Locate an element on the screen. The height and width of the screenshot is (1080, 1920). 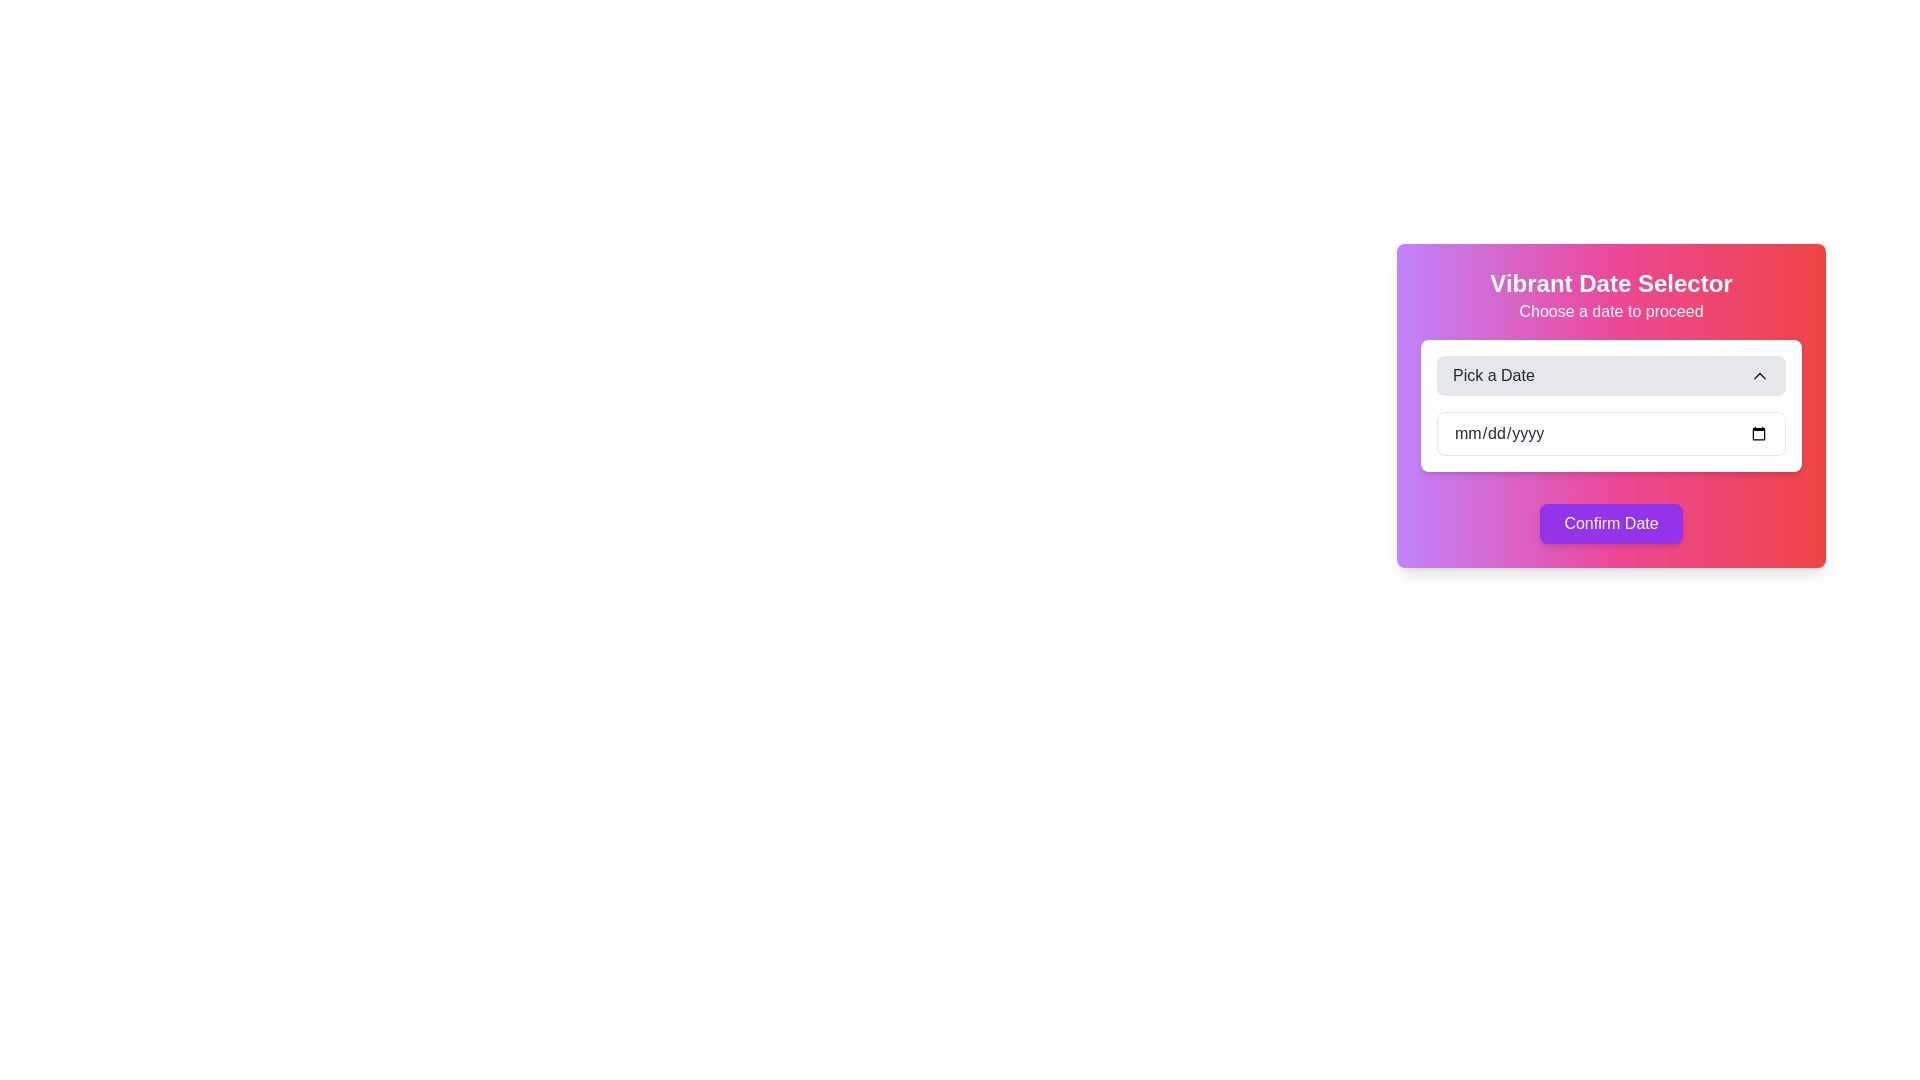
the purple button with rounded corners labeled 'Confirm Date' is located at coordinates (1611, 523).